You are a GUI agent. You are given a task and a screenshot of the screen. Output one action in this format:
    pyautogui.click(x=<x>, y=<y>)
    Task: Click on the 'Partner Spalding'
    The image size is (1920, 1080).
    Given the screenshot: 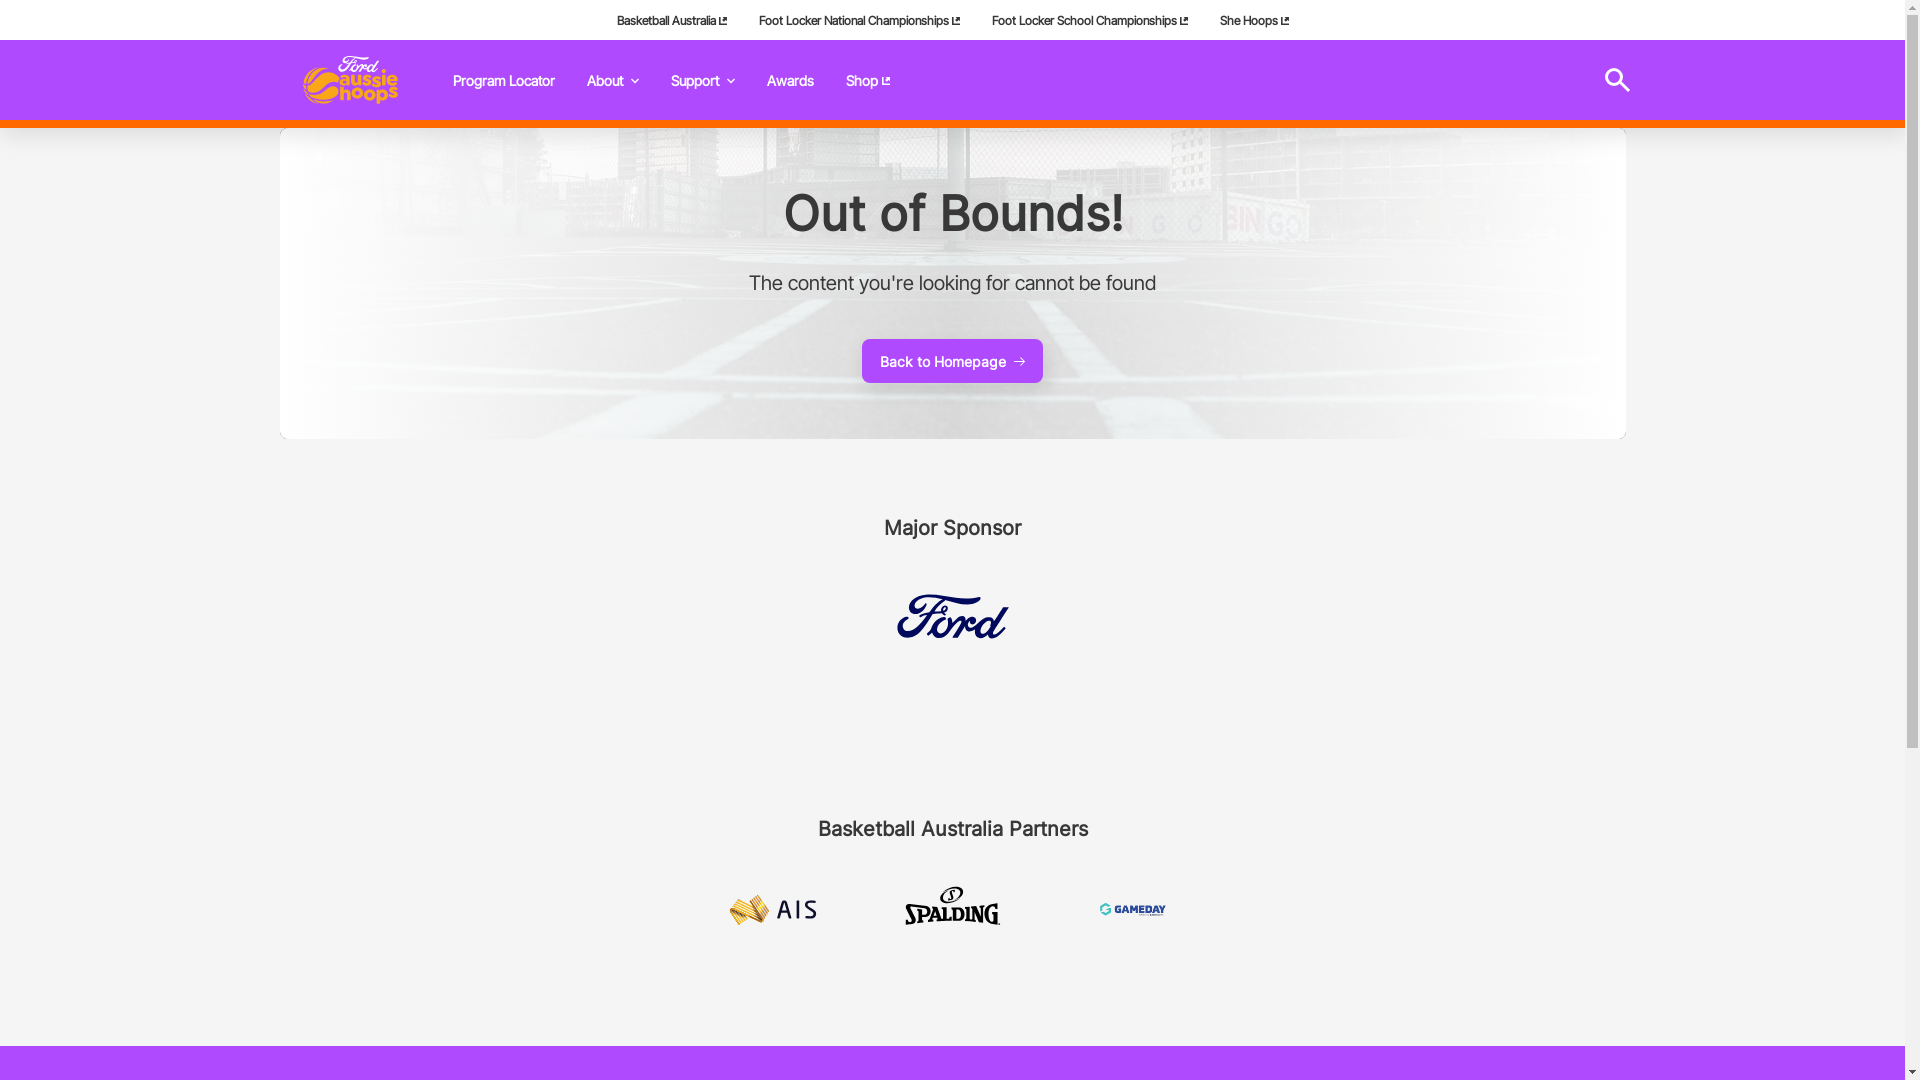 What is the action you would take?
    pyautogui.click(x=901, y=909)
    